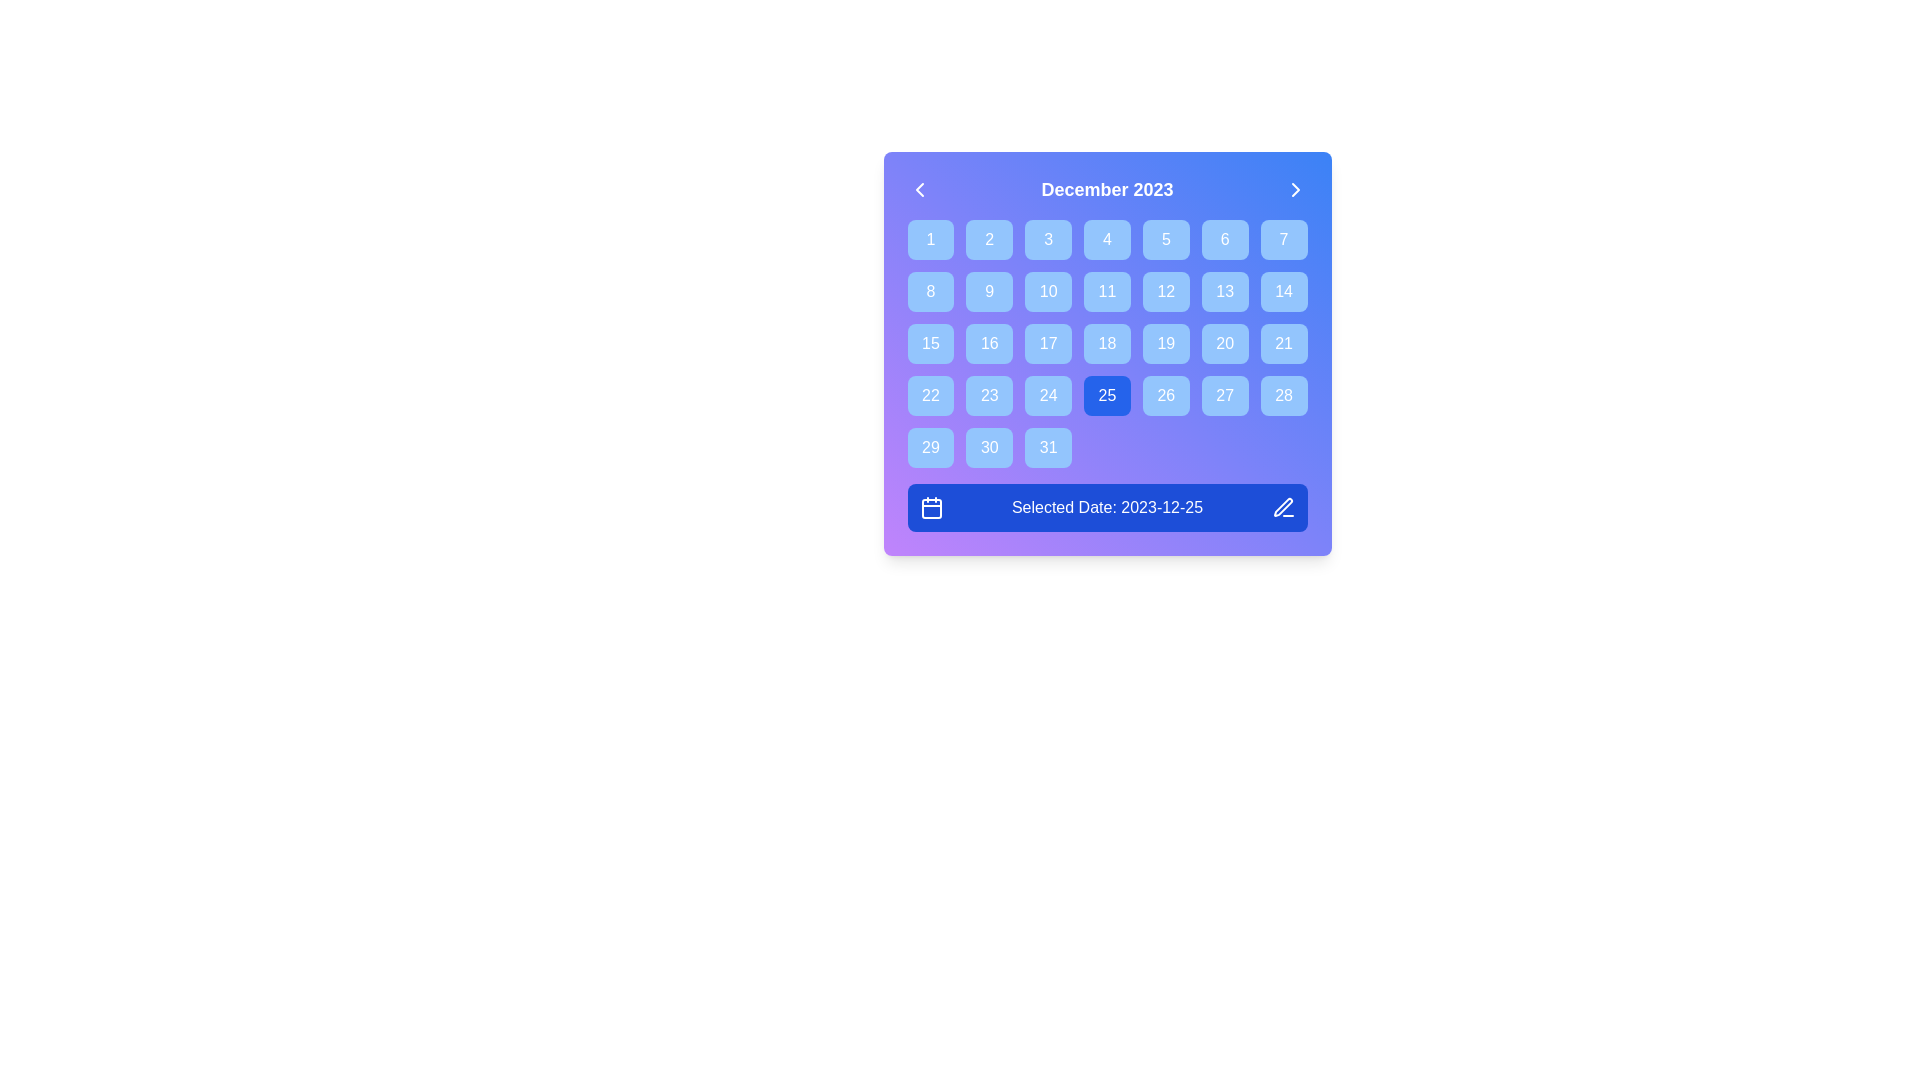 This screenshot has height=1080, width=1920. I want to click on the rectangular button with rounded corners labeled '30' in white font on a light blue background, located in the last row and second column under the header 'December 2023', so click(989, 446).